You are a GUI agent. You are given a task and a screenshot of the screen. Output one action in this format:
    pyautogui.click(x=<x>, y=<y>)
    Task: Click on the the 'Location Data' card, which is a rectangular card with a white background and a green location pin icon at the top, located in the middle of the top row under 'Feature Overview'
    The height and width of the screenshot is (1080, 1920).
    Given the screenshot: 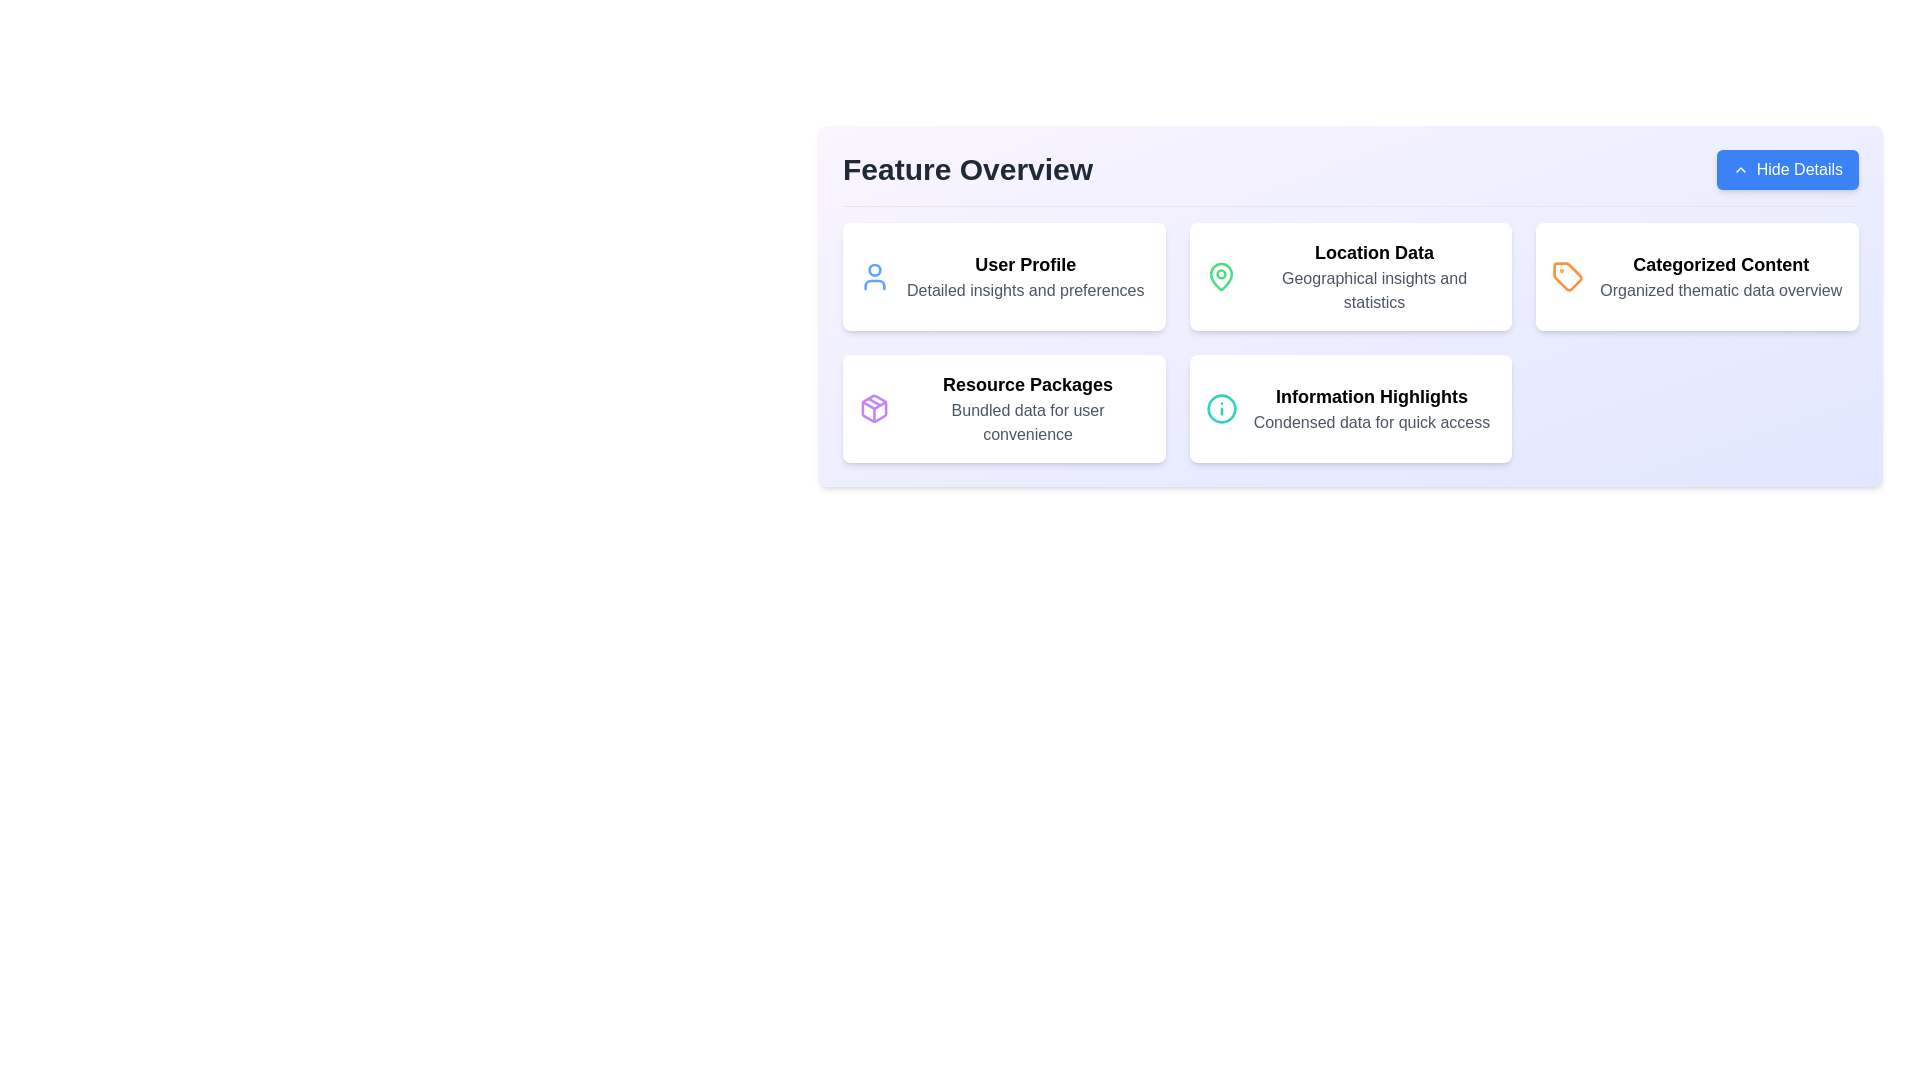 What is the action you would take?
    pyautogui.click(x=1350, y=277)
    